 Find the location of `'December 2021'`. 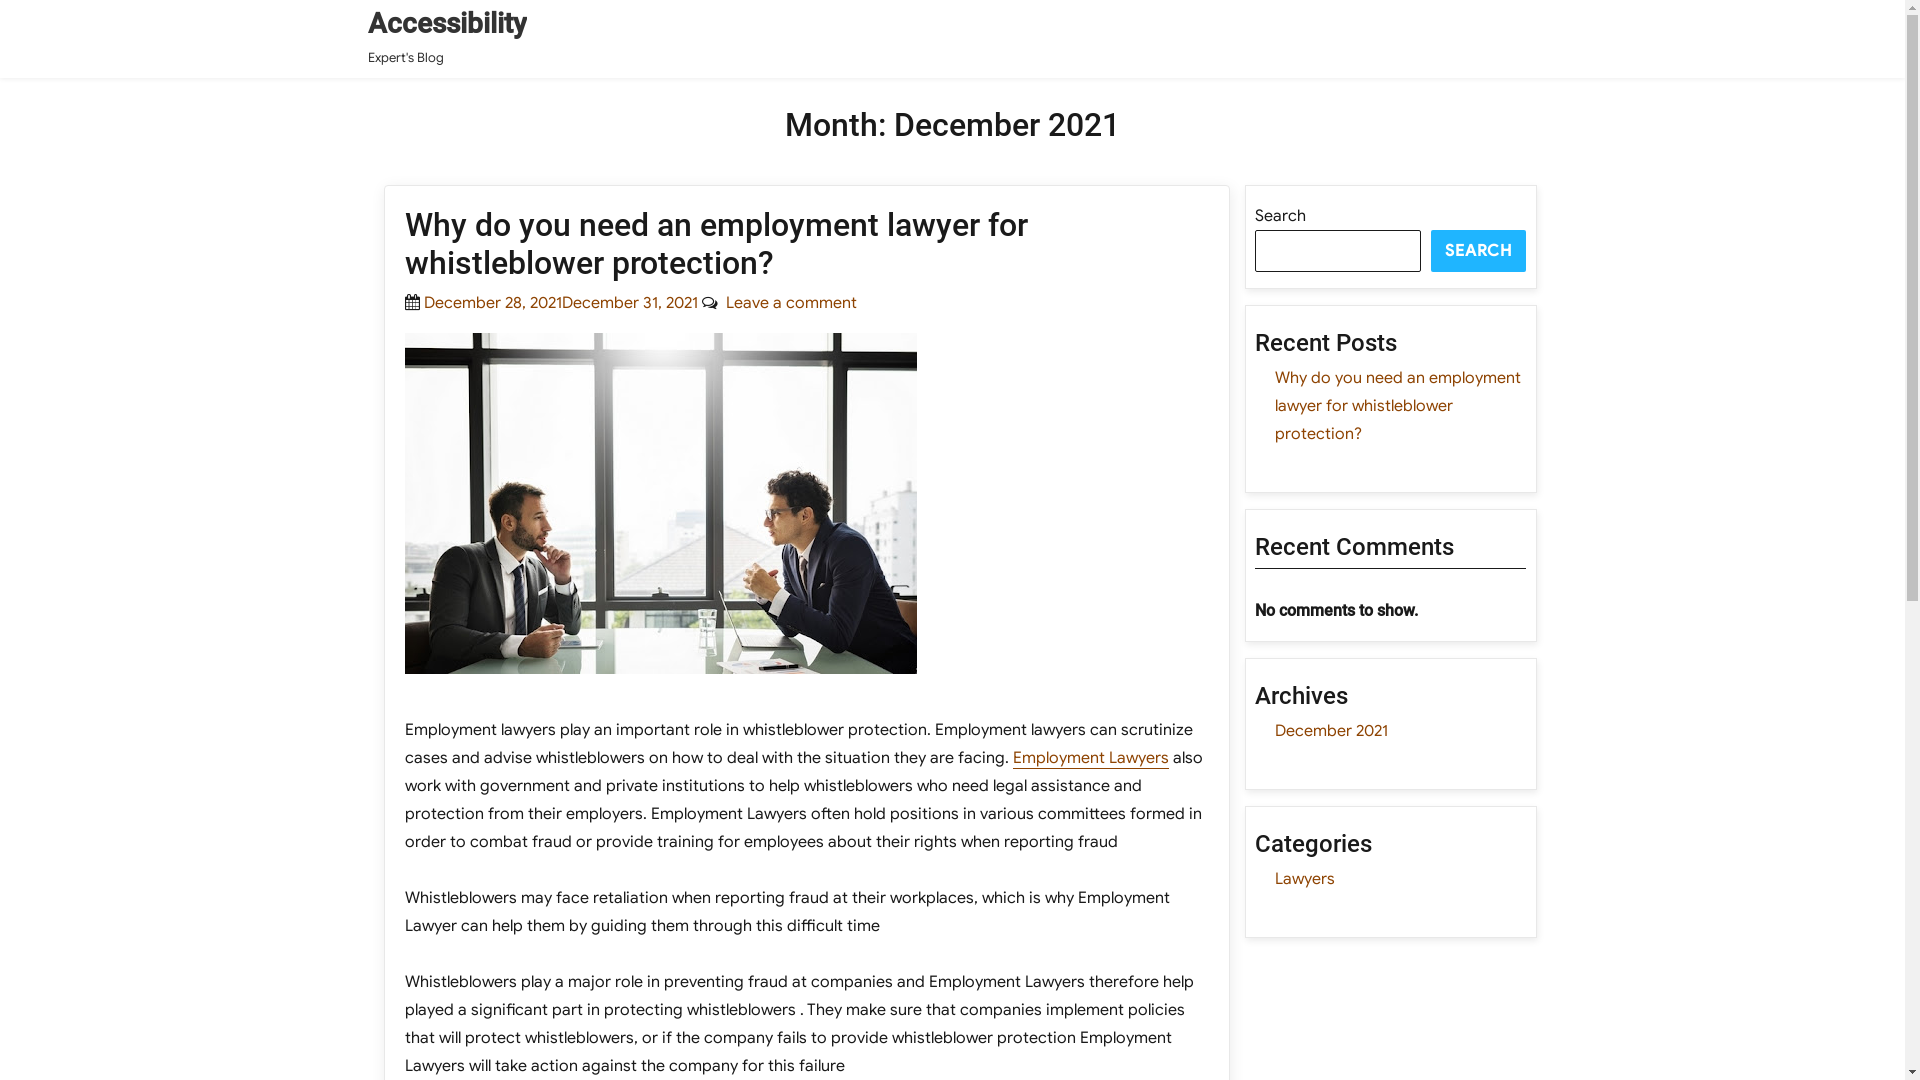

'December 2021' is located at coordinates (1331, 731).